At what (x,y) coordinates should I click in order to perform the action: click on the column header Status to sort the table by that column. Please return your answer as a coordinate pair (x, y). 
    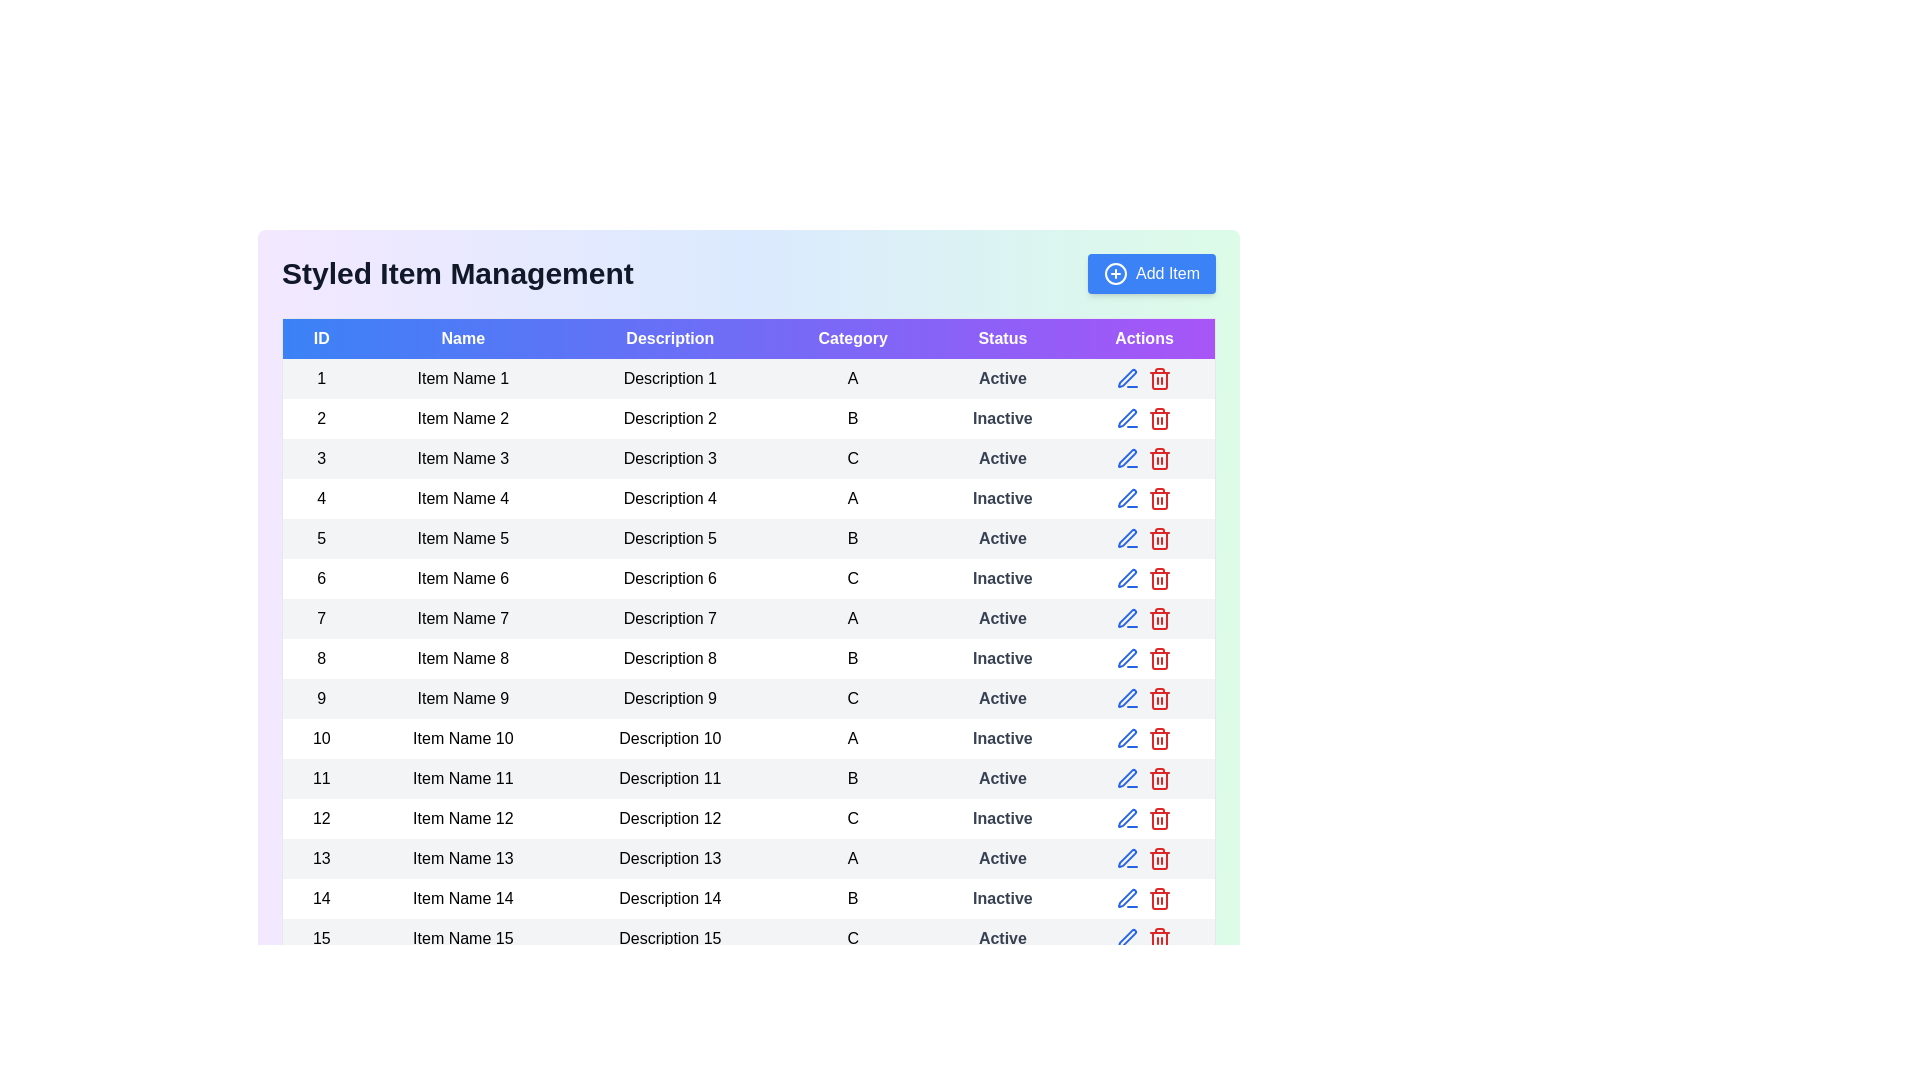
    Looking at the image, I should click on (1002, 337).